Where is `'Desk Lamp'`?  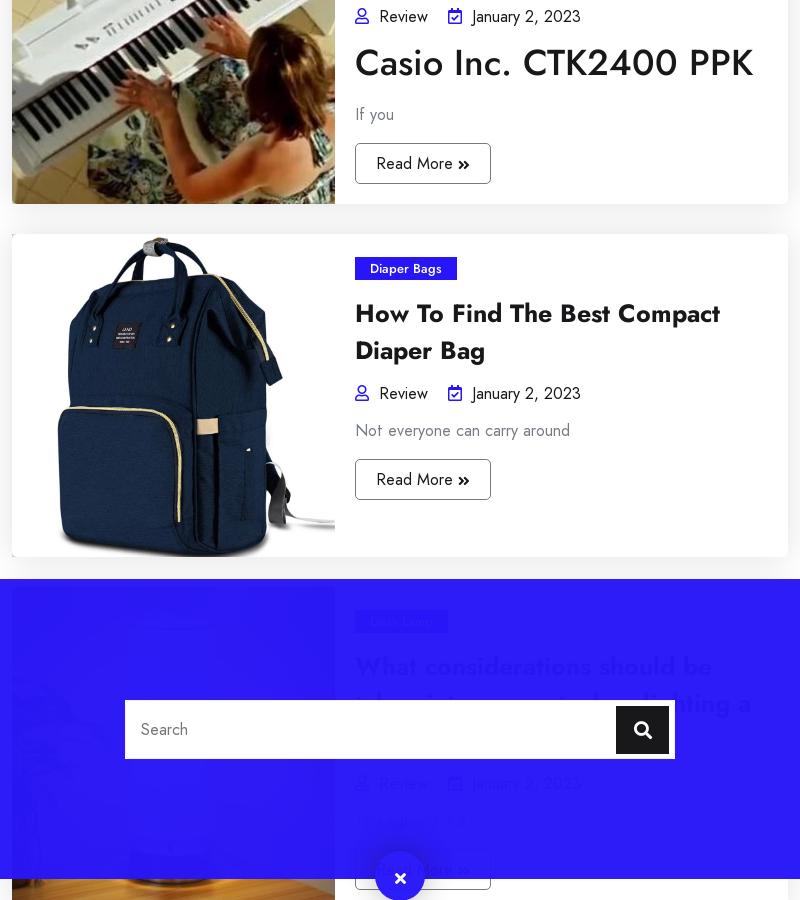 'Desk Lamp' is located at coordinates (73, 469).